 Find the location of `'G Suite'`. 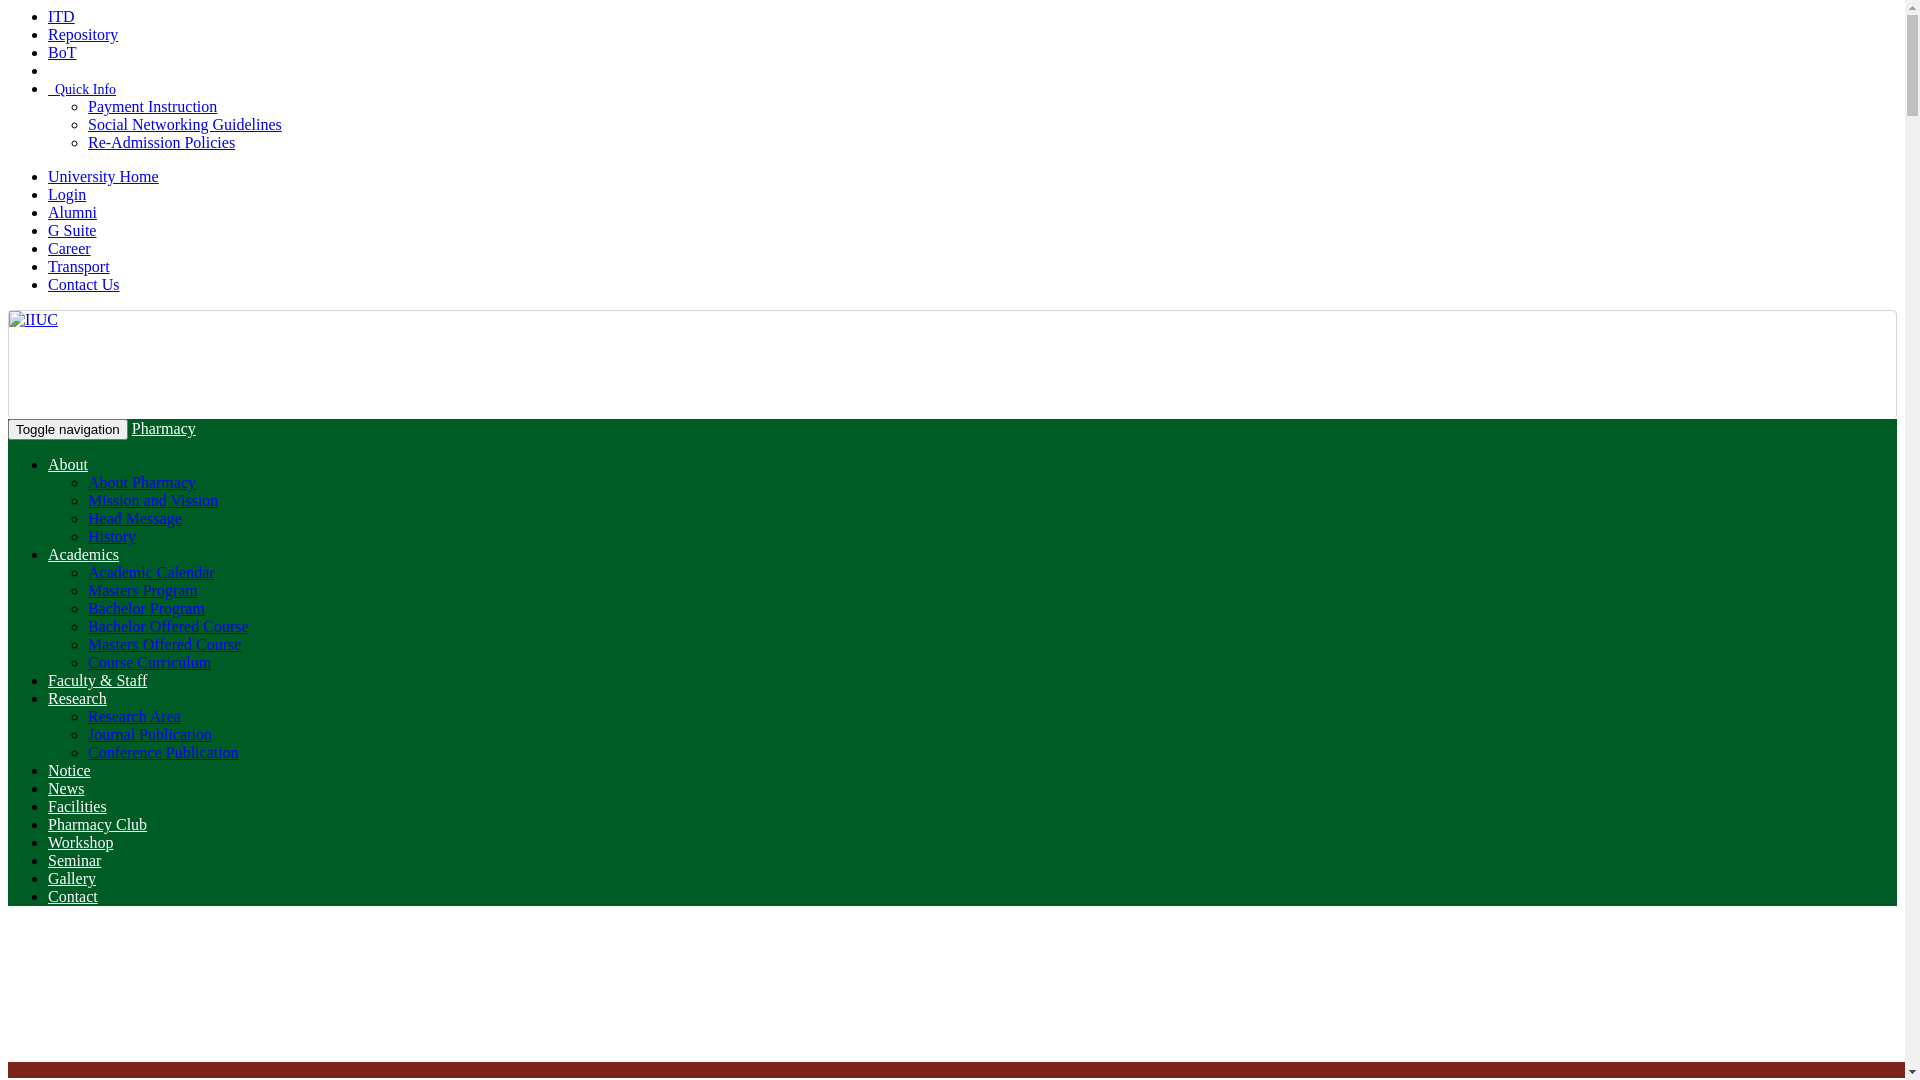

'G Suite' is located at coordinates (72, 229).